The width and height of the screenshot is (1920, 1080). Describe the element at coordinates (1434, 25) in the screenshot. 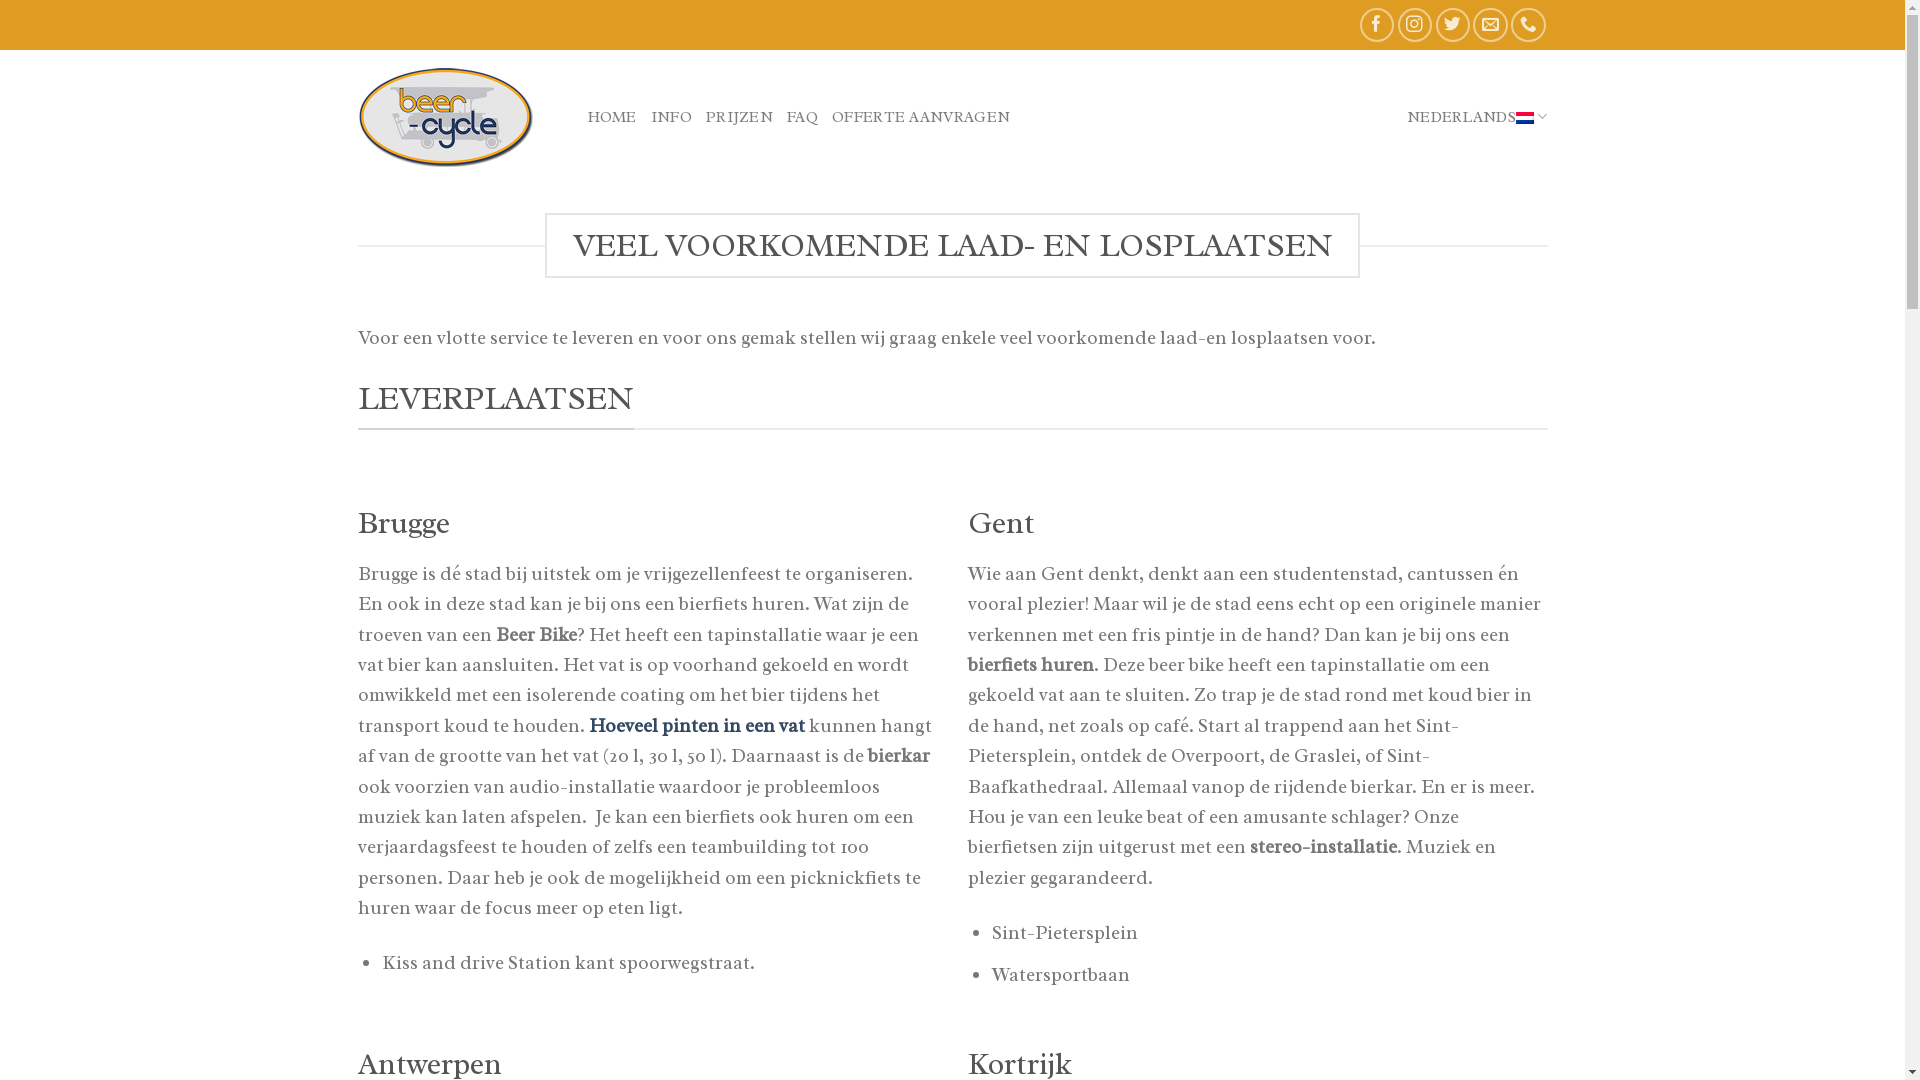

I see `'Volg ons op Twitter'` at that location.